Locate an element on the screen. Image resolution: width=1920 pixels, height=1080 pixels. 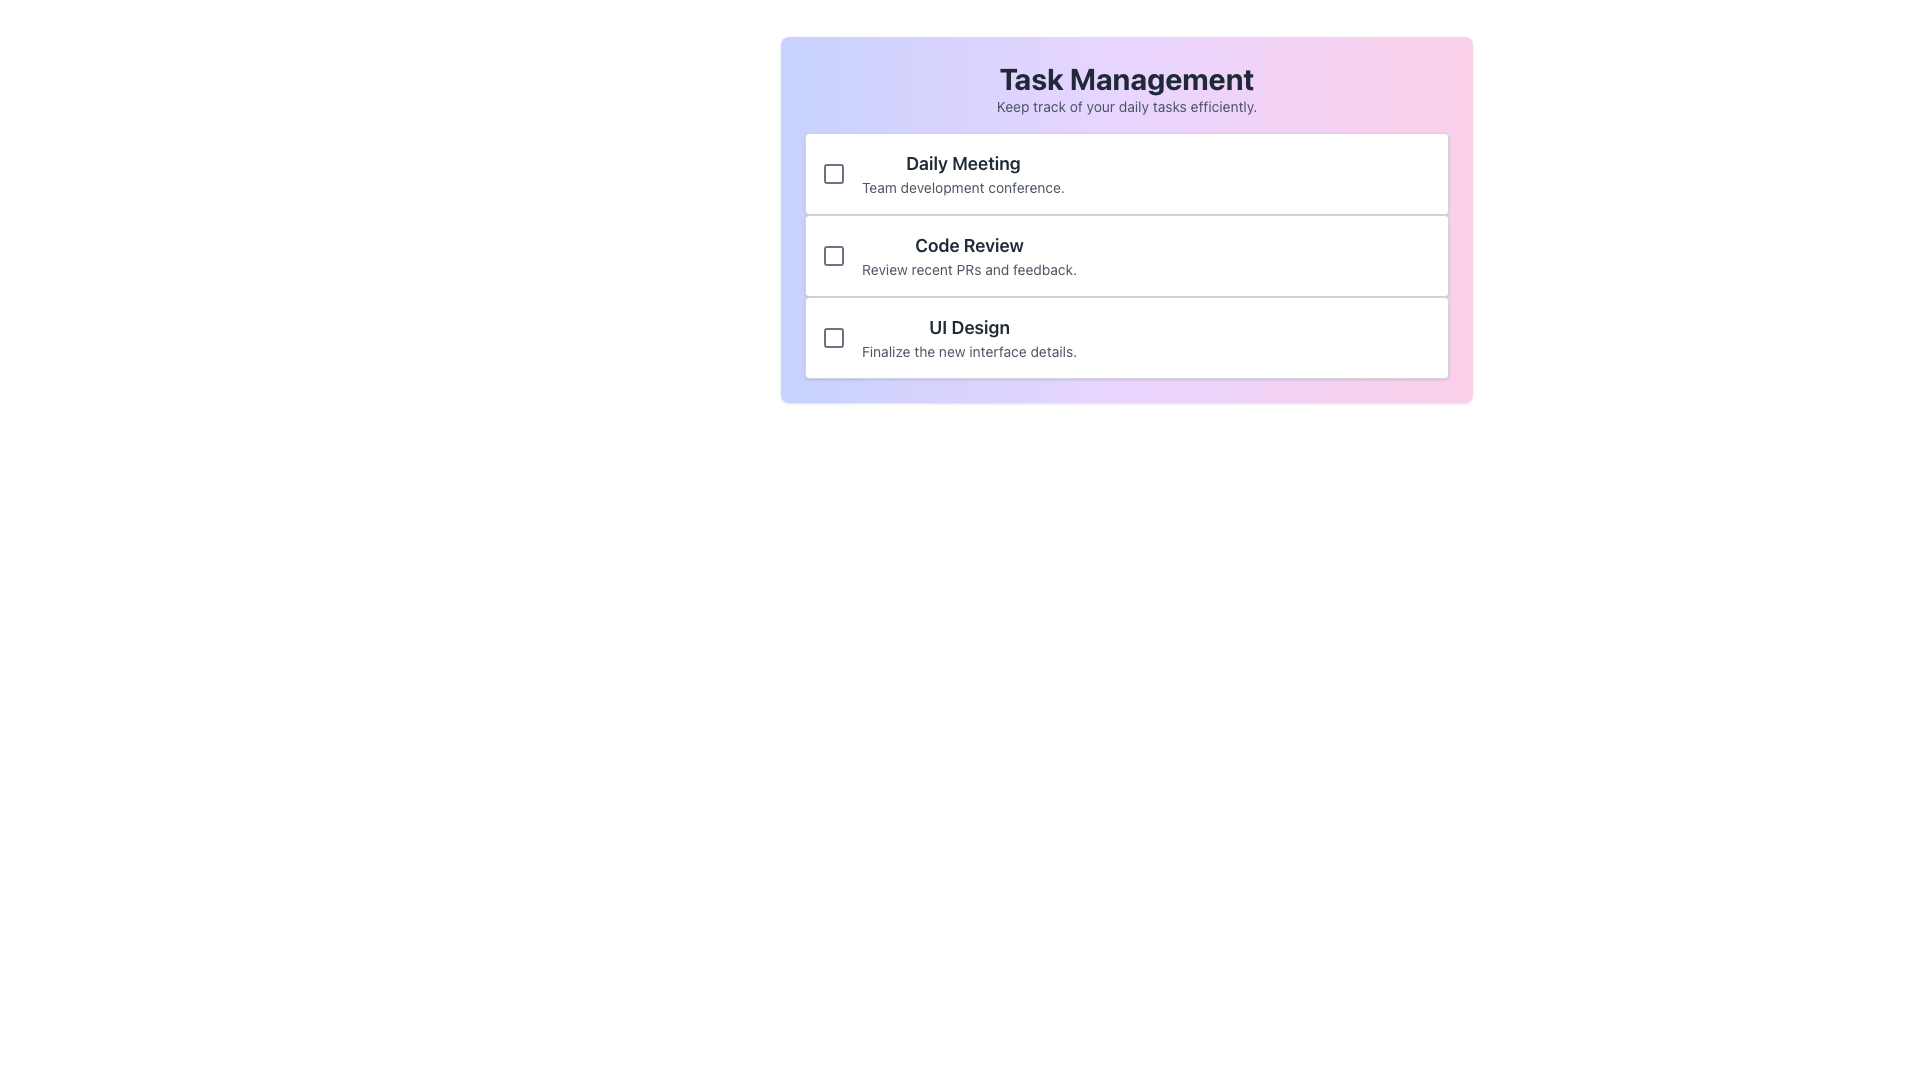
the 'Daily Meeting' text label, which is styled prominently with a larger, bold font and is the first item in a vertical list within a card interface is located at coordinates (963, 172).